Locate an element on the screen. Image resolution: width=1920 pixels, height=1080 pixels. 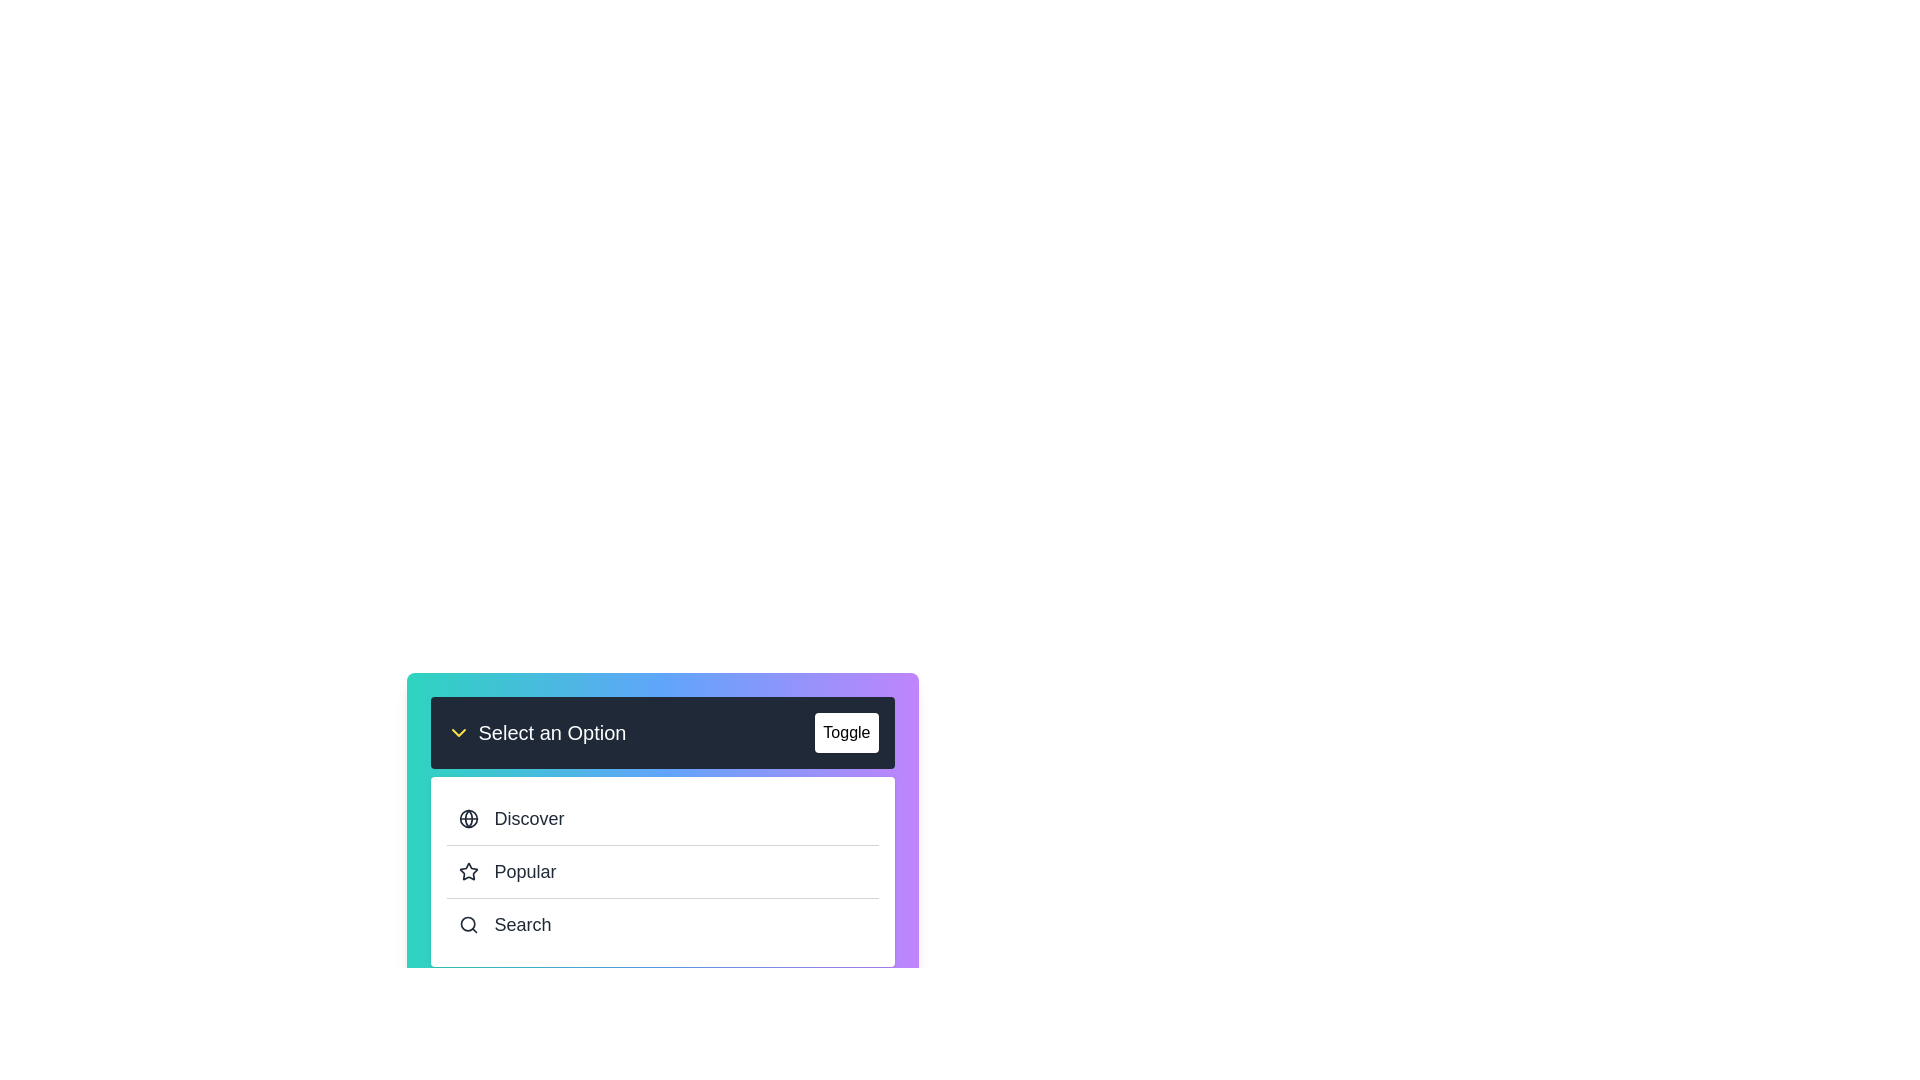
the 'Toggle' button to toggle the dropdown menu is located at coordinates (846, 732).